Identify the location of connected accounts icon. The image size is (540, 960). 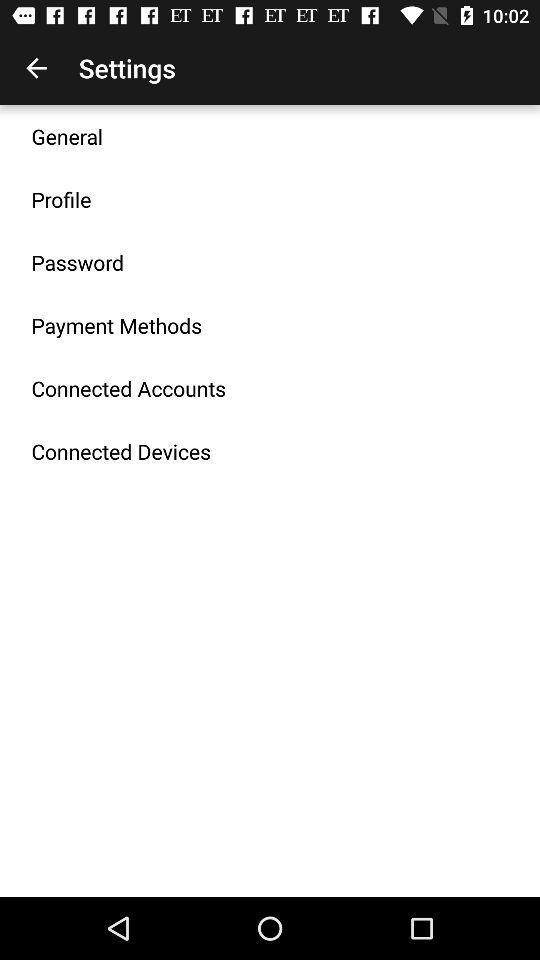
(128, 387).